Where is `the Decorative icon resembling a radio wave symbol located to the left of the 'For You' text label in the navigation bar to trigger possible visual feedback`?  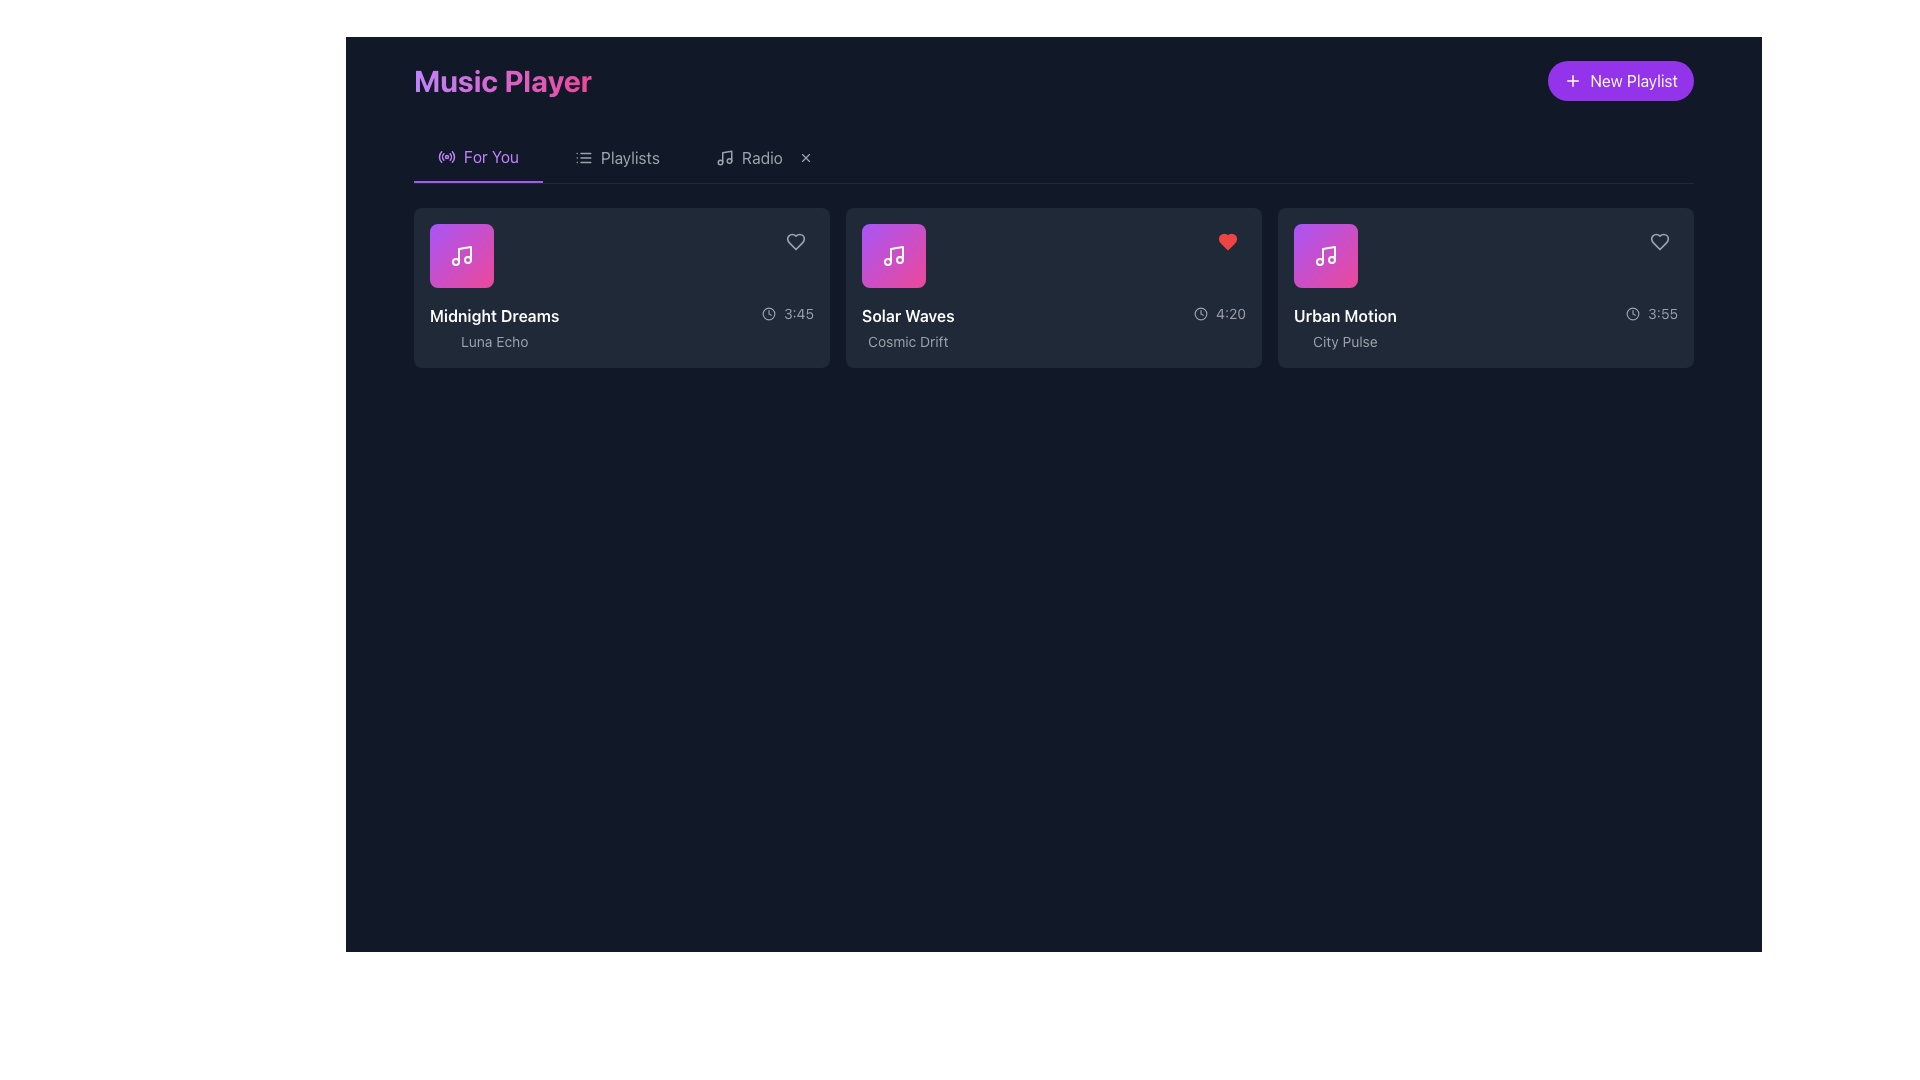
the Decorative icon resembling a radio wave symbol located to the left of the 'For You' text label in the navigation bar to trigger possible visual feedback is located at coordinates (445, 156).